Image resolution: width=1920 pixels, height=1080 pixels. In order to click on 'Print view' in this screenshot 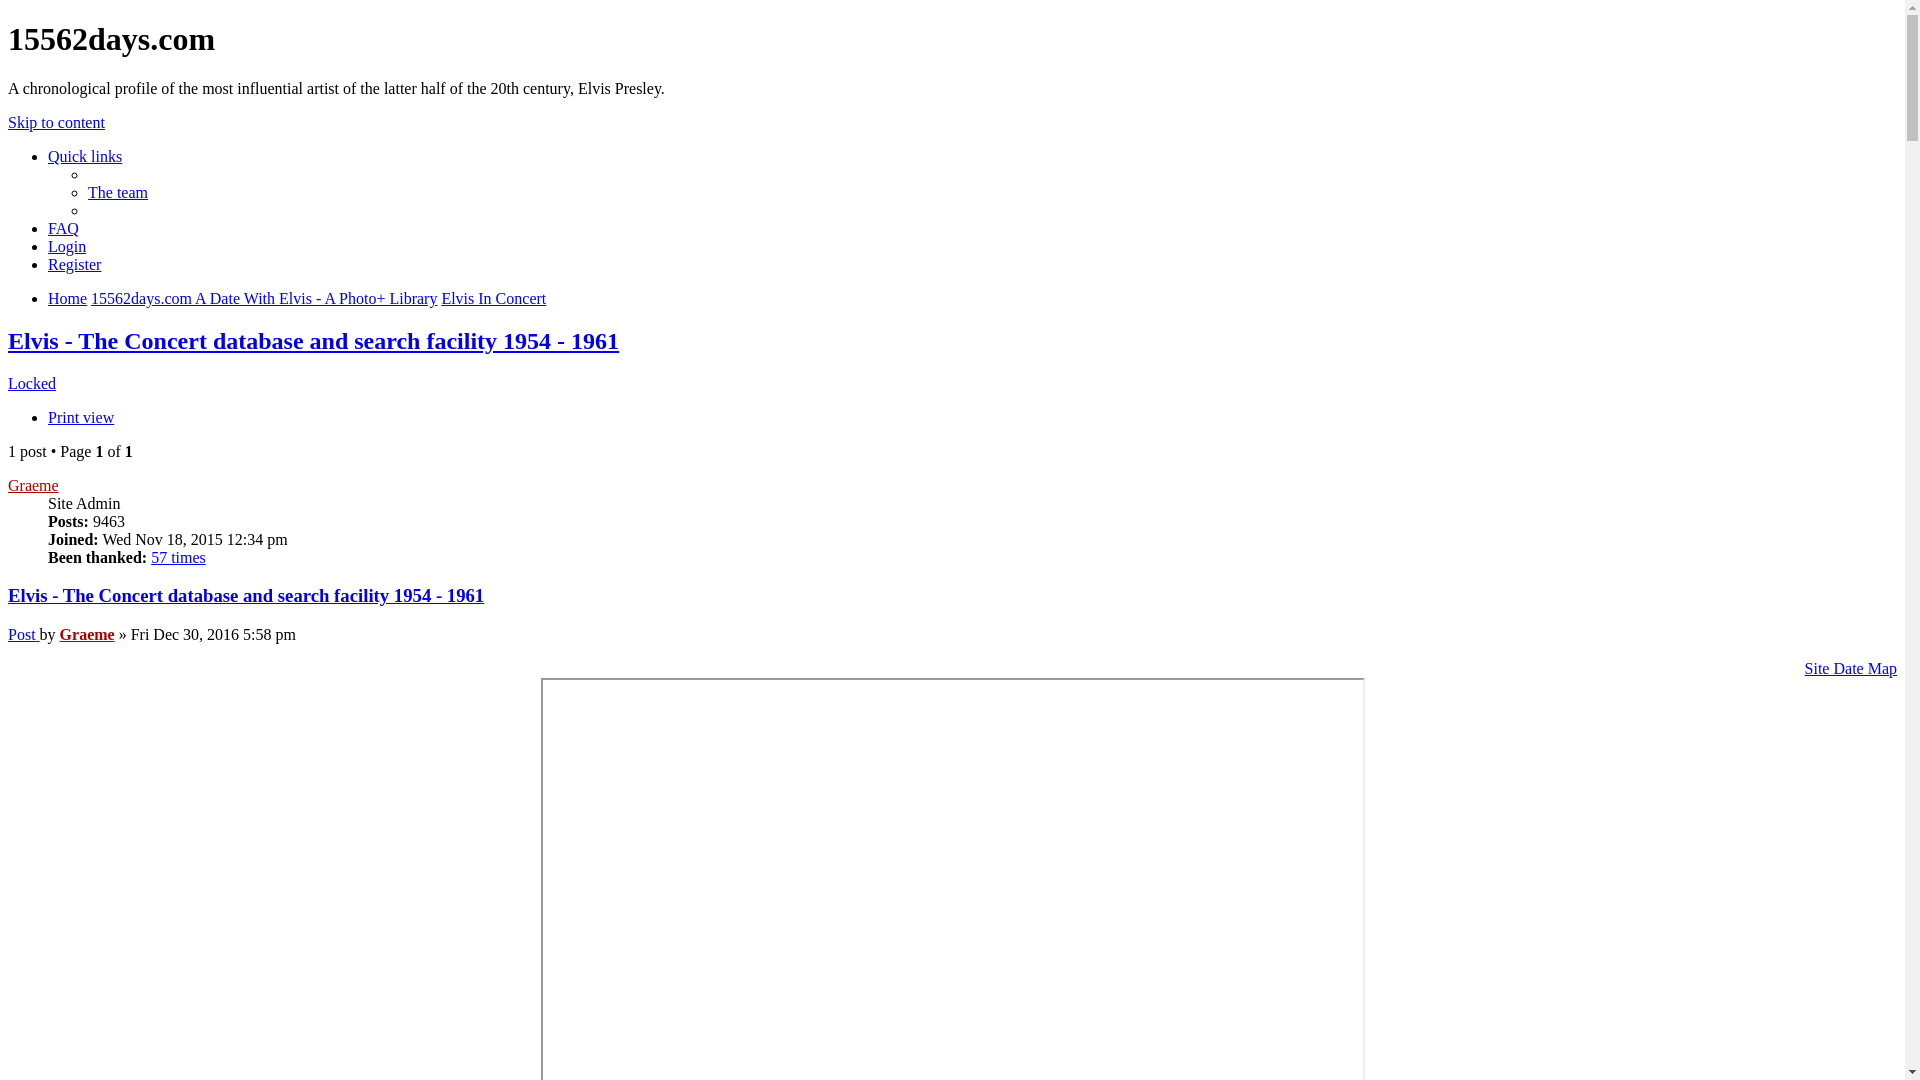, I will do `click(80, 416)`.